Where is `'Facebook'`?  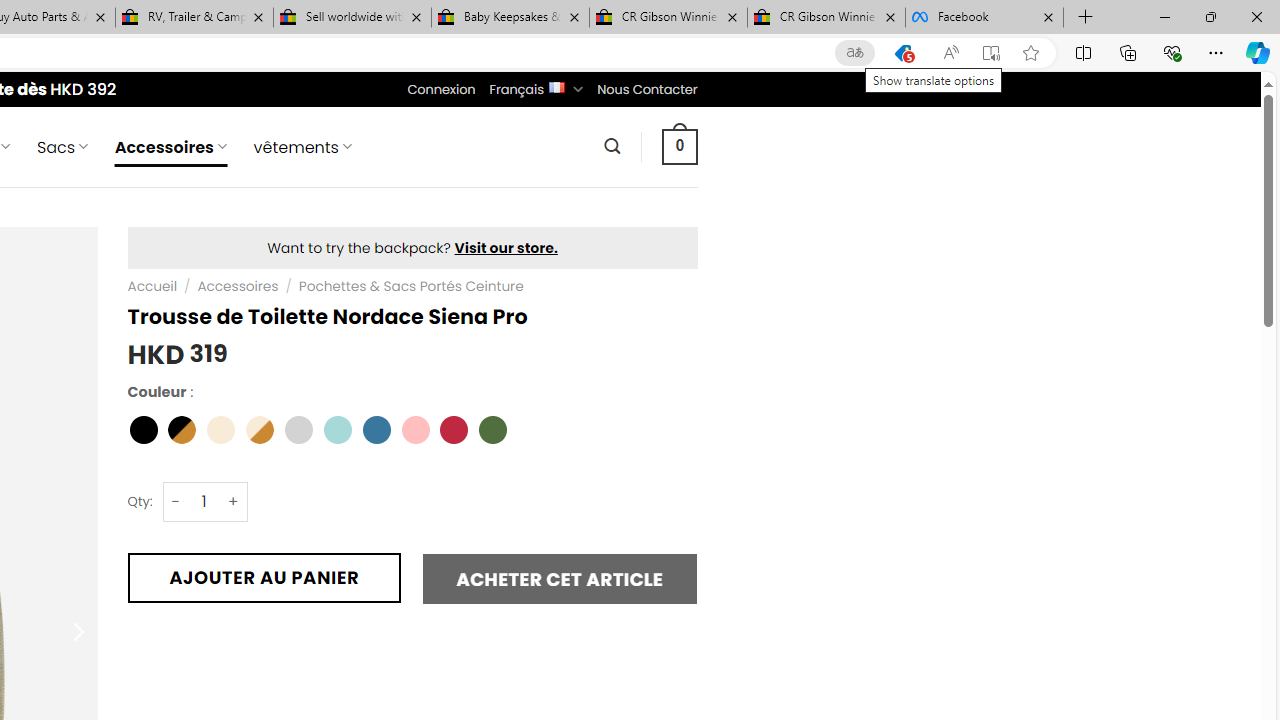 'Facebook' is located at coordinates (984, 17).